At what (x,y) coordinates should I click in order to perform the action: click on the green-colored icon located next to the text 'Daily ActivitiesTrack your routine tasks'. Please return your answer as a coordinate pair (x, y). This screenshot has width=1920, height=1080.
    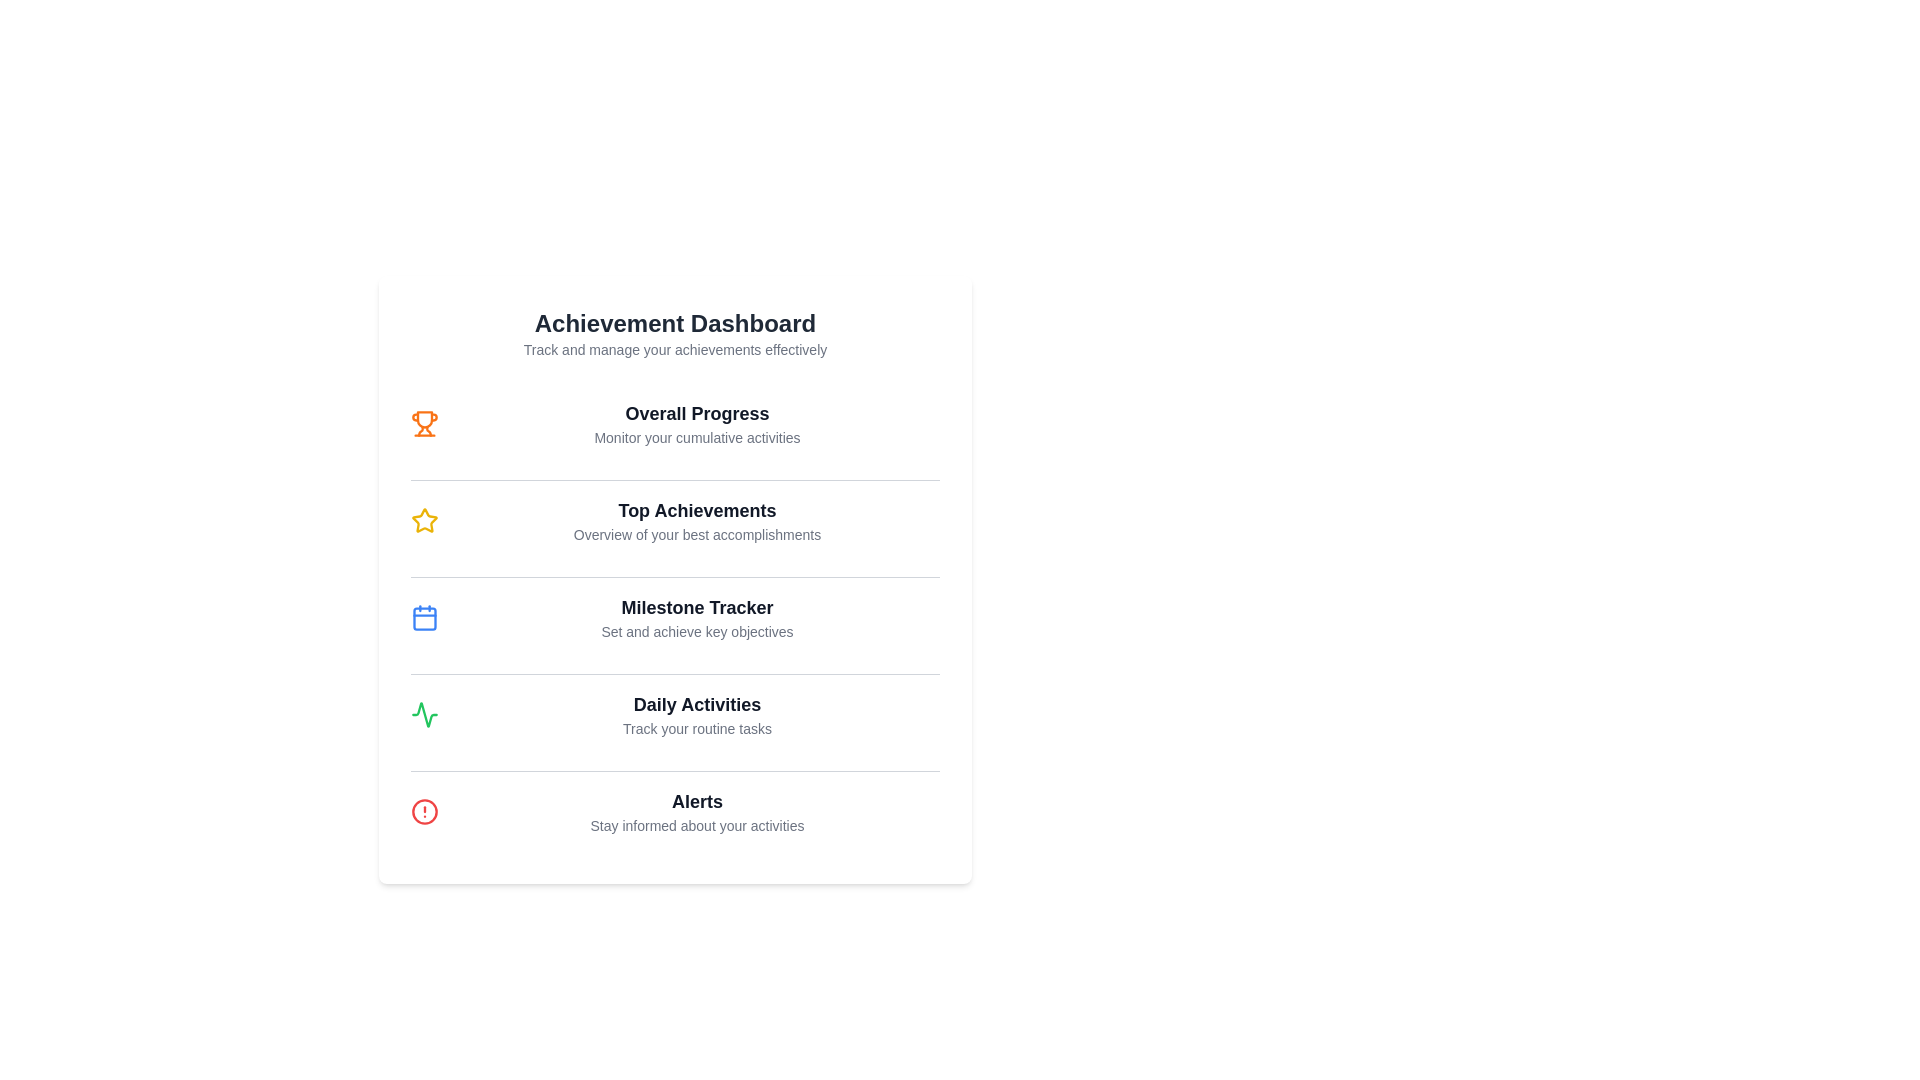
    Looking at the image, I should click on (424, 713).